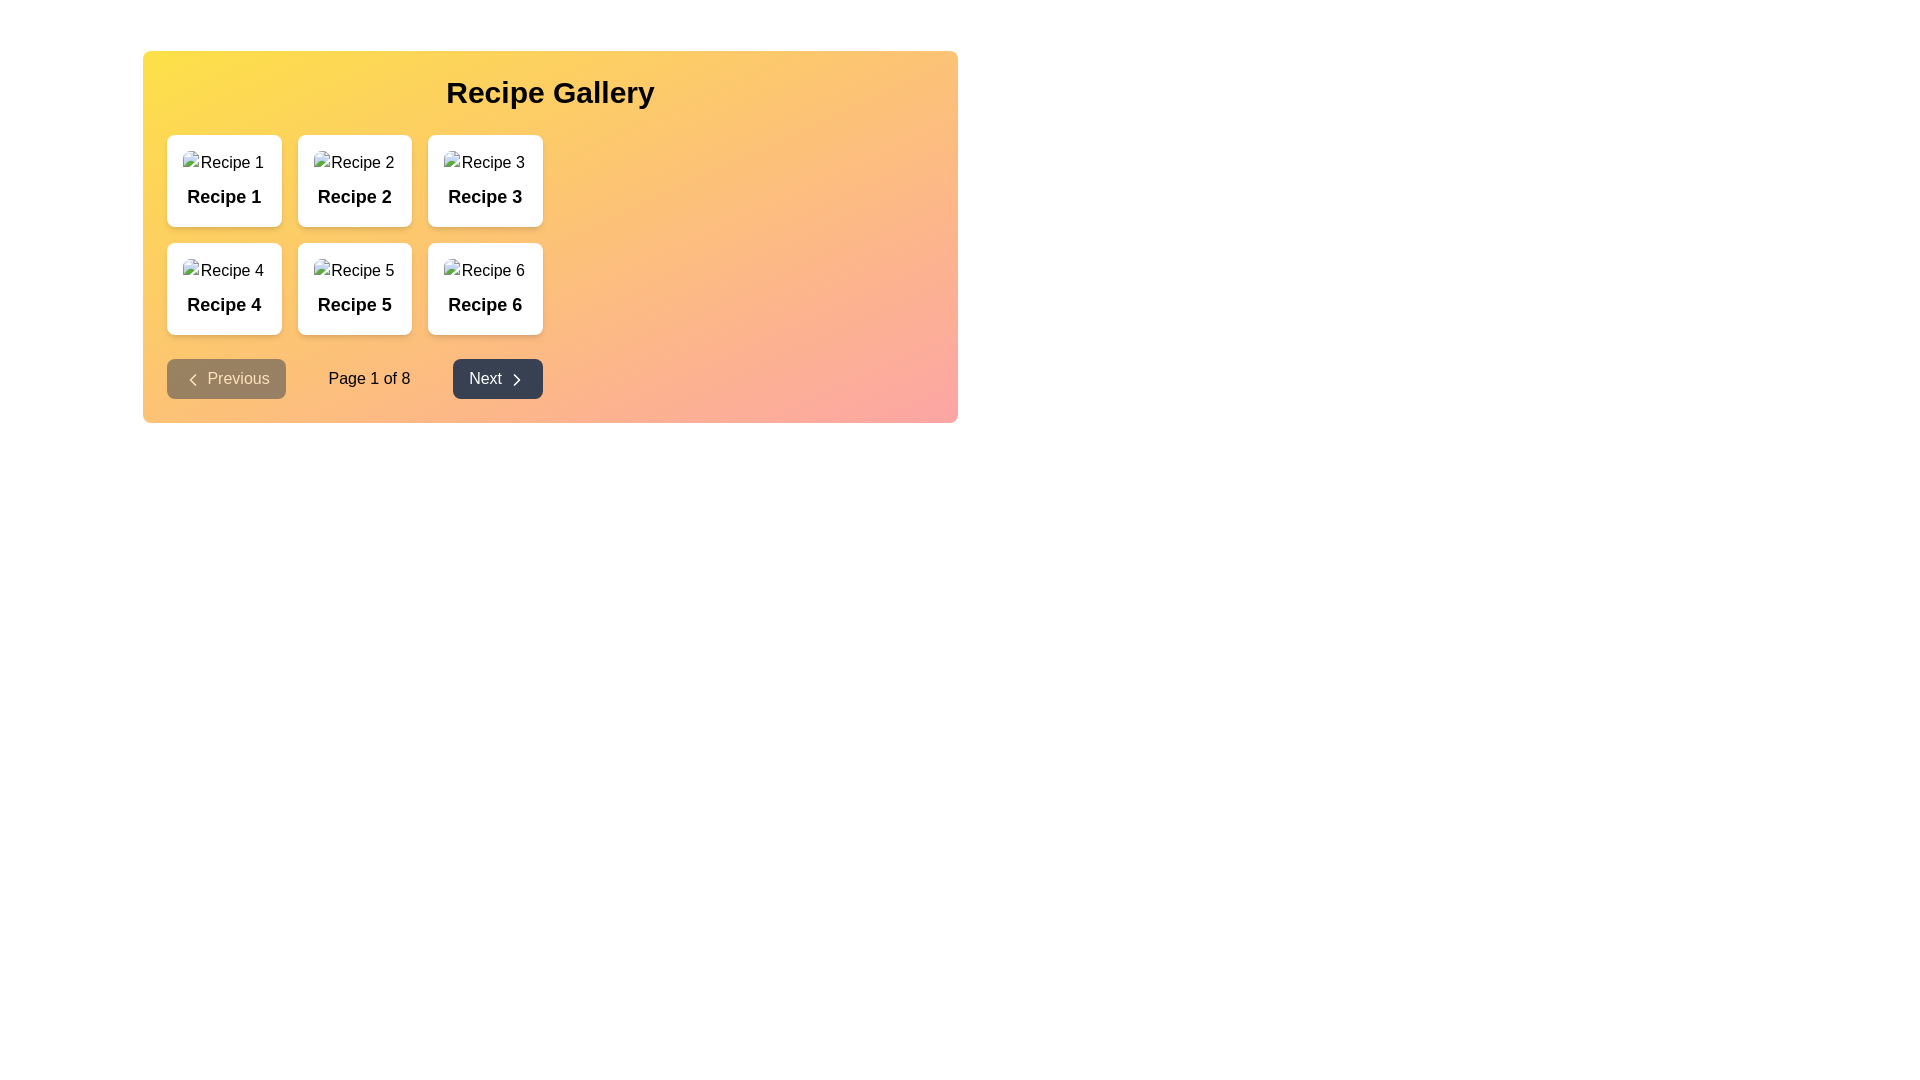 The width and height of the screenshot is (1920, 1080). I want to click on the 'Next' icon located inside the dark button at the bottom-right corner of the recipe gallery interface to advance to the next set of items or page, so click(516, 379).